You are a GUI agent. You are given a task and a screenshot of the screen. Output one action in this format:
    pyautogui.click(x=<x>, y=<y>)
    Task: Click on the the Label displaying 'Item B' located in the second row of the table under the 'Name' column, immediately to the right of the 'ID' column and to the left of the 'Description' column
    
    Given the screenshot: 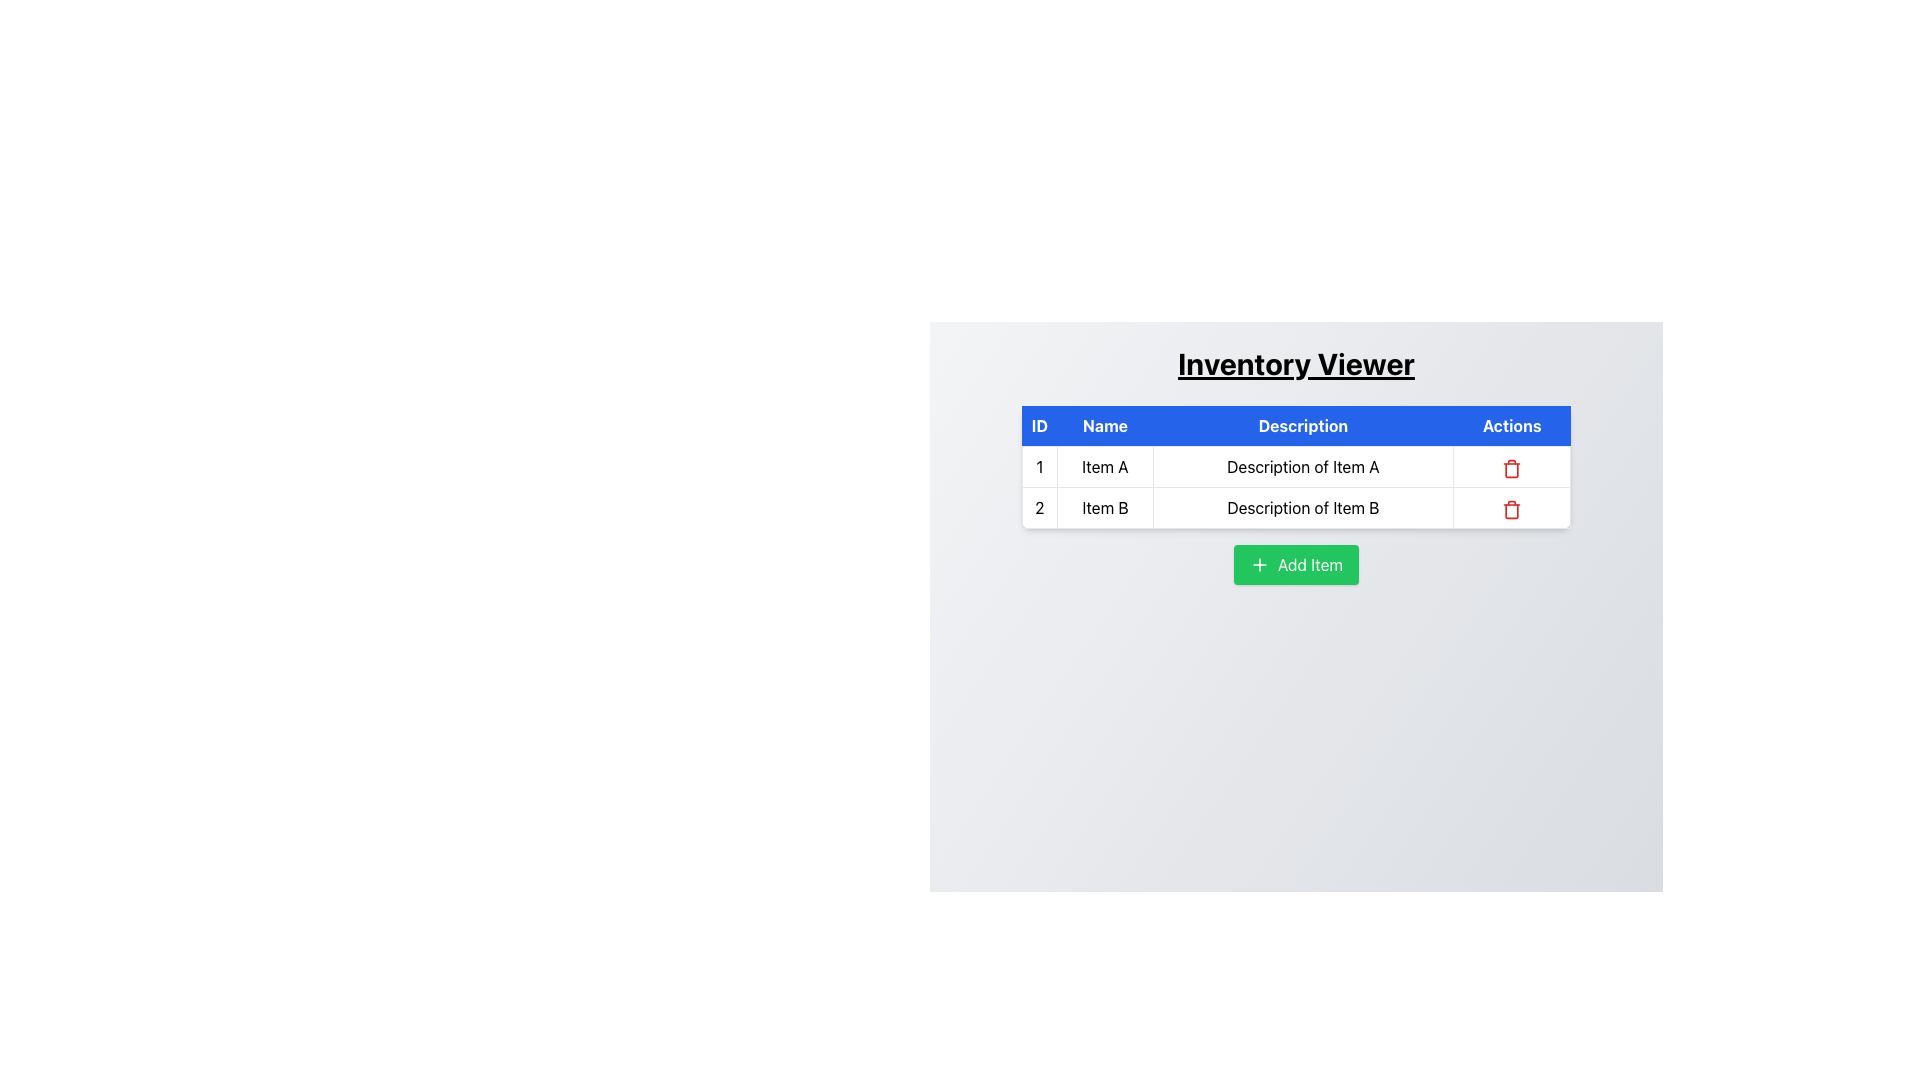 What is the action you would take?
    pyautogui.click(x=1104, y=507)
    